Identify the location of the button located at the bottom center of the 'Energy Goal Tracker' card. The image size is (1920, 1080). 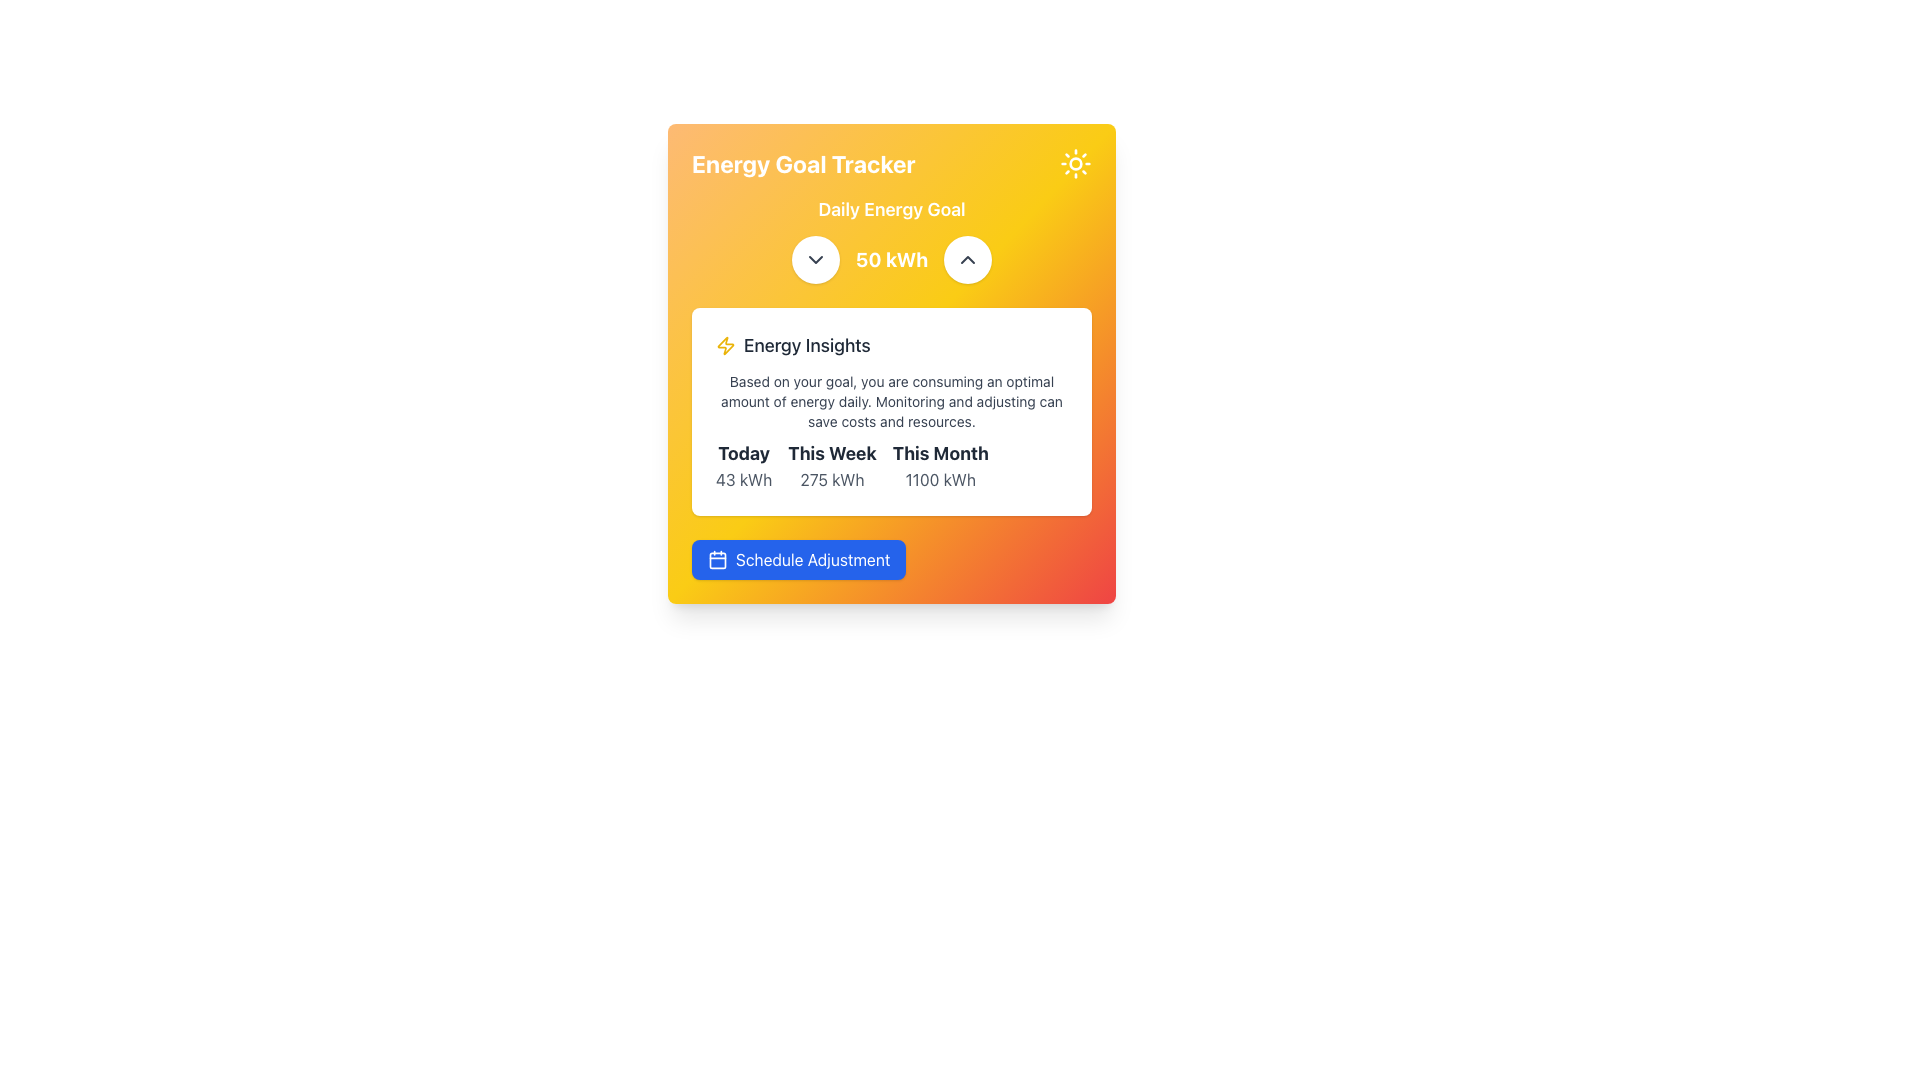
(798, 559).